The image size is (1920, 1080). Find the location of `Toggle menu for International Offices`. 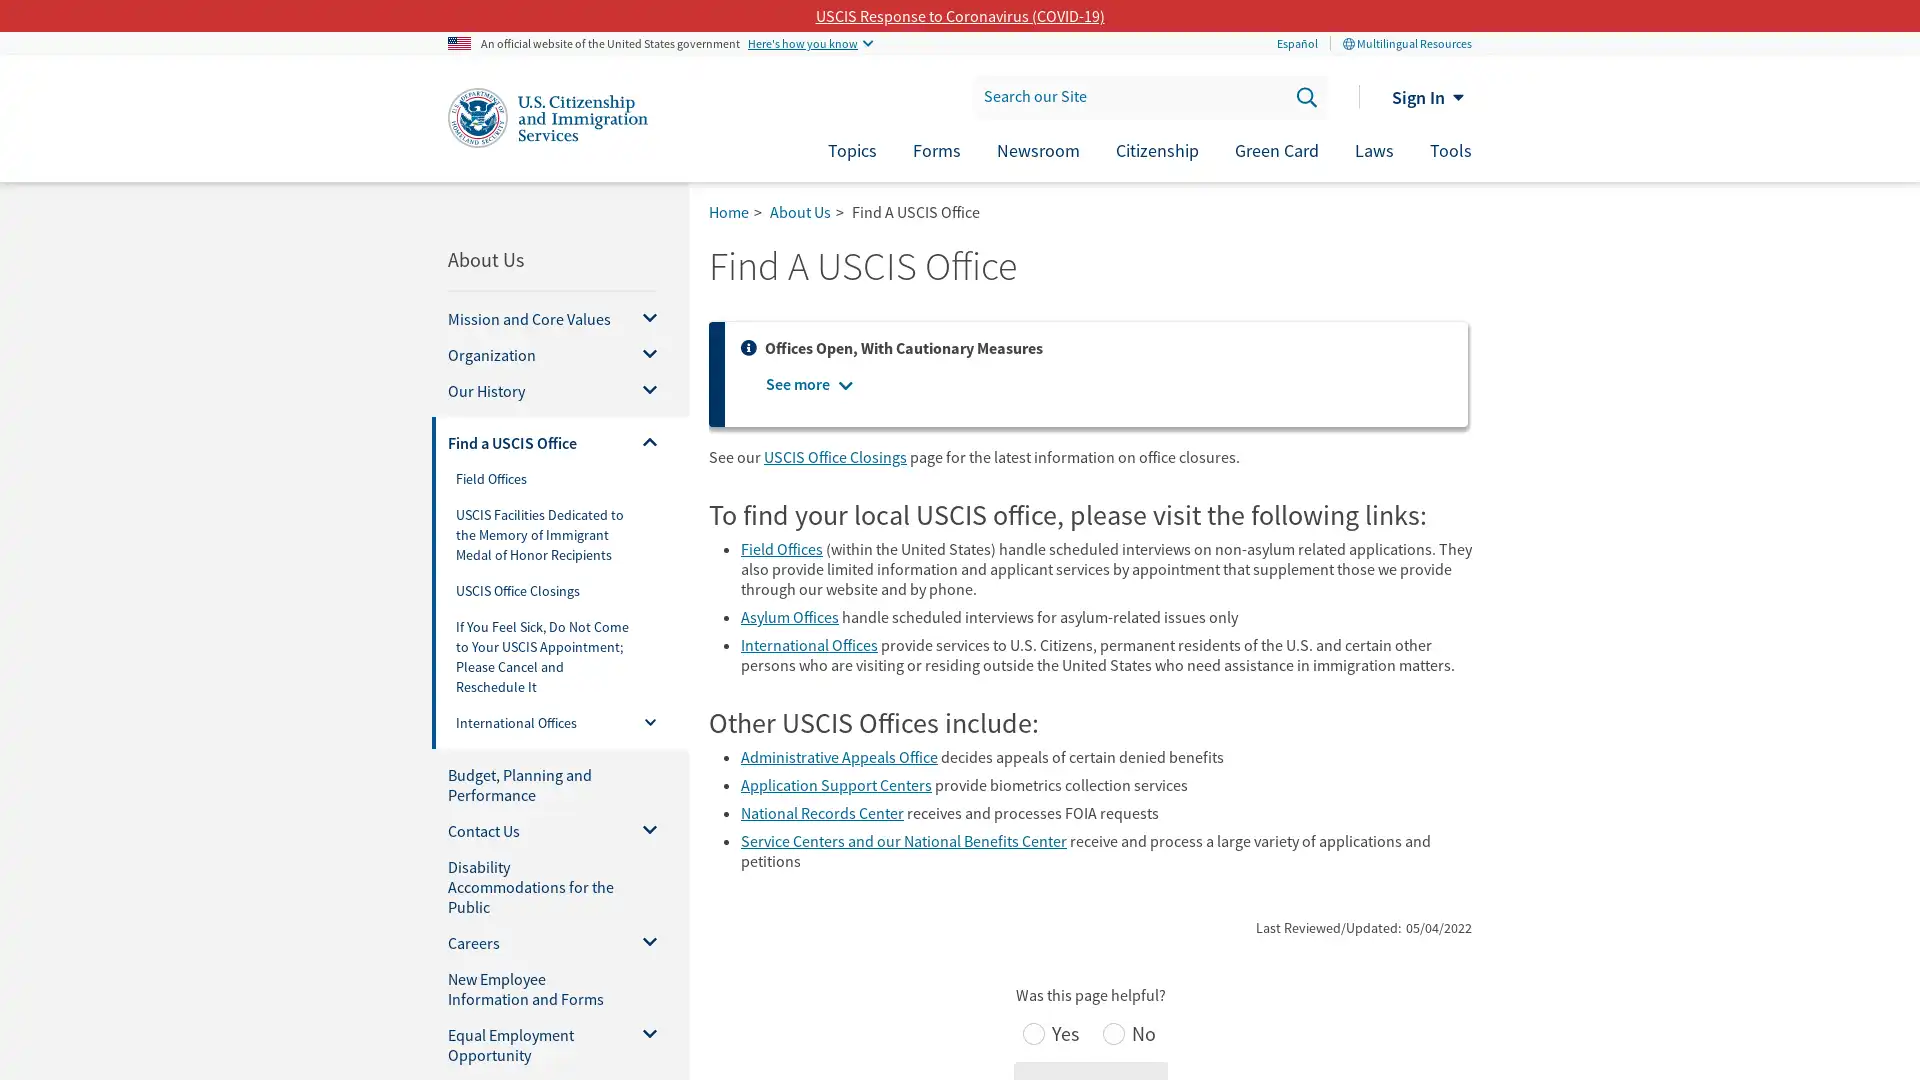

Toggle menu for International Offices is located at coordinates (641, 725).